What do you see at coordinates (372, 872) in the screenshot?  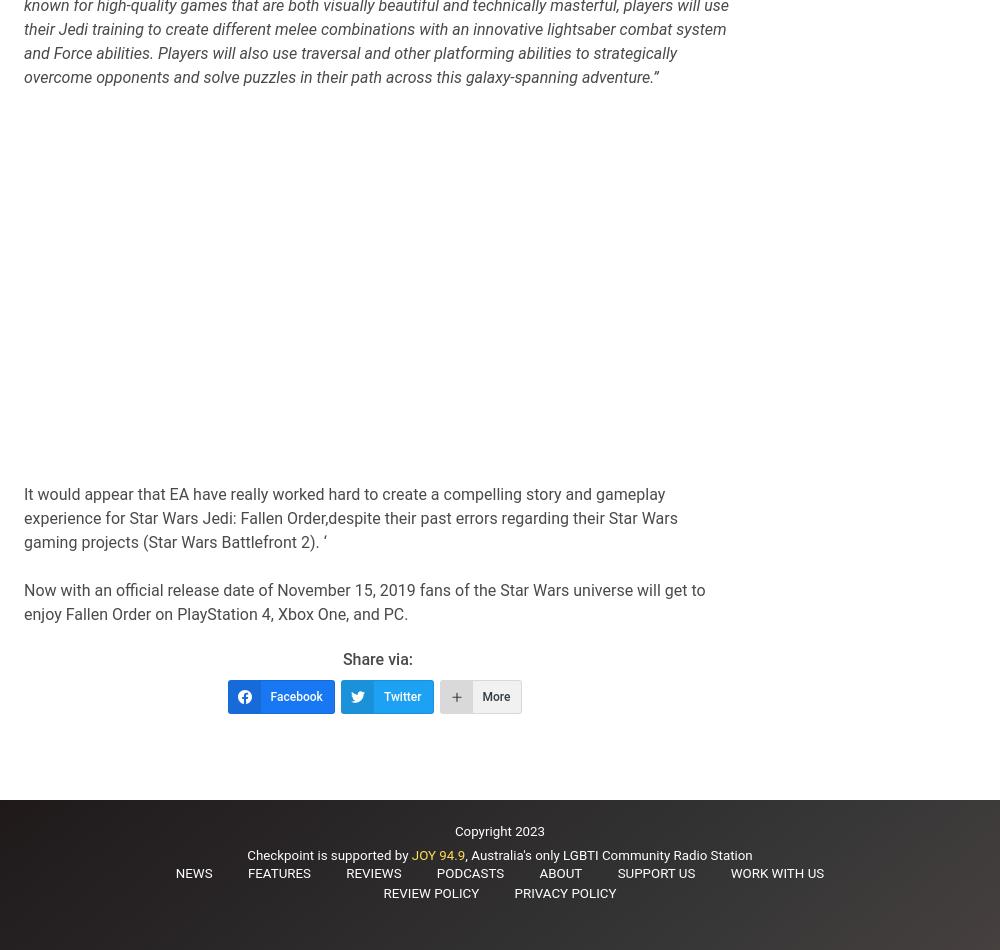 I see `'Reviews'` at bounding box center [372, 872].